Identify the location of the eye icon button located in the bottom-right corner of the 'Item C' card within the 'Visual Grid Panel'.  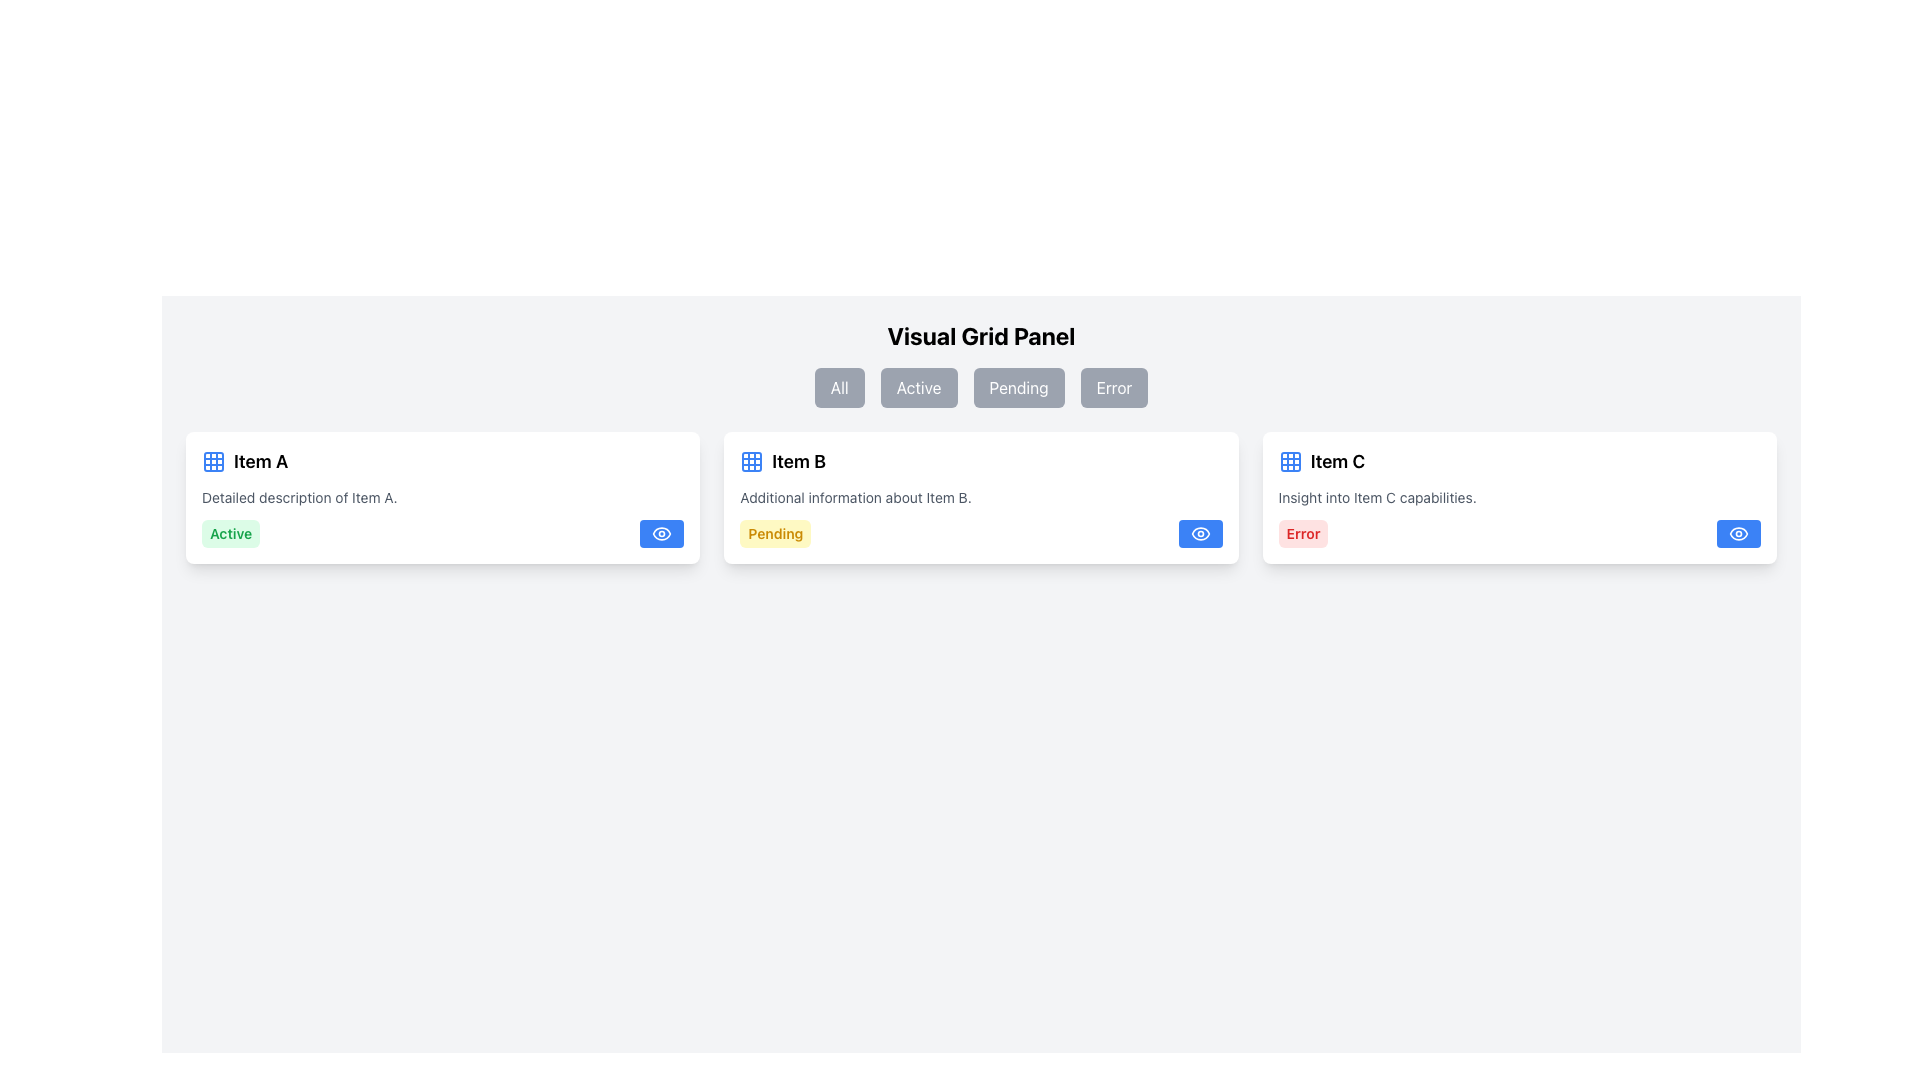
(1737, 532).